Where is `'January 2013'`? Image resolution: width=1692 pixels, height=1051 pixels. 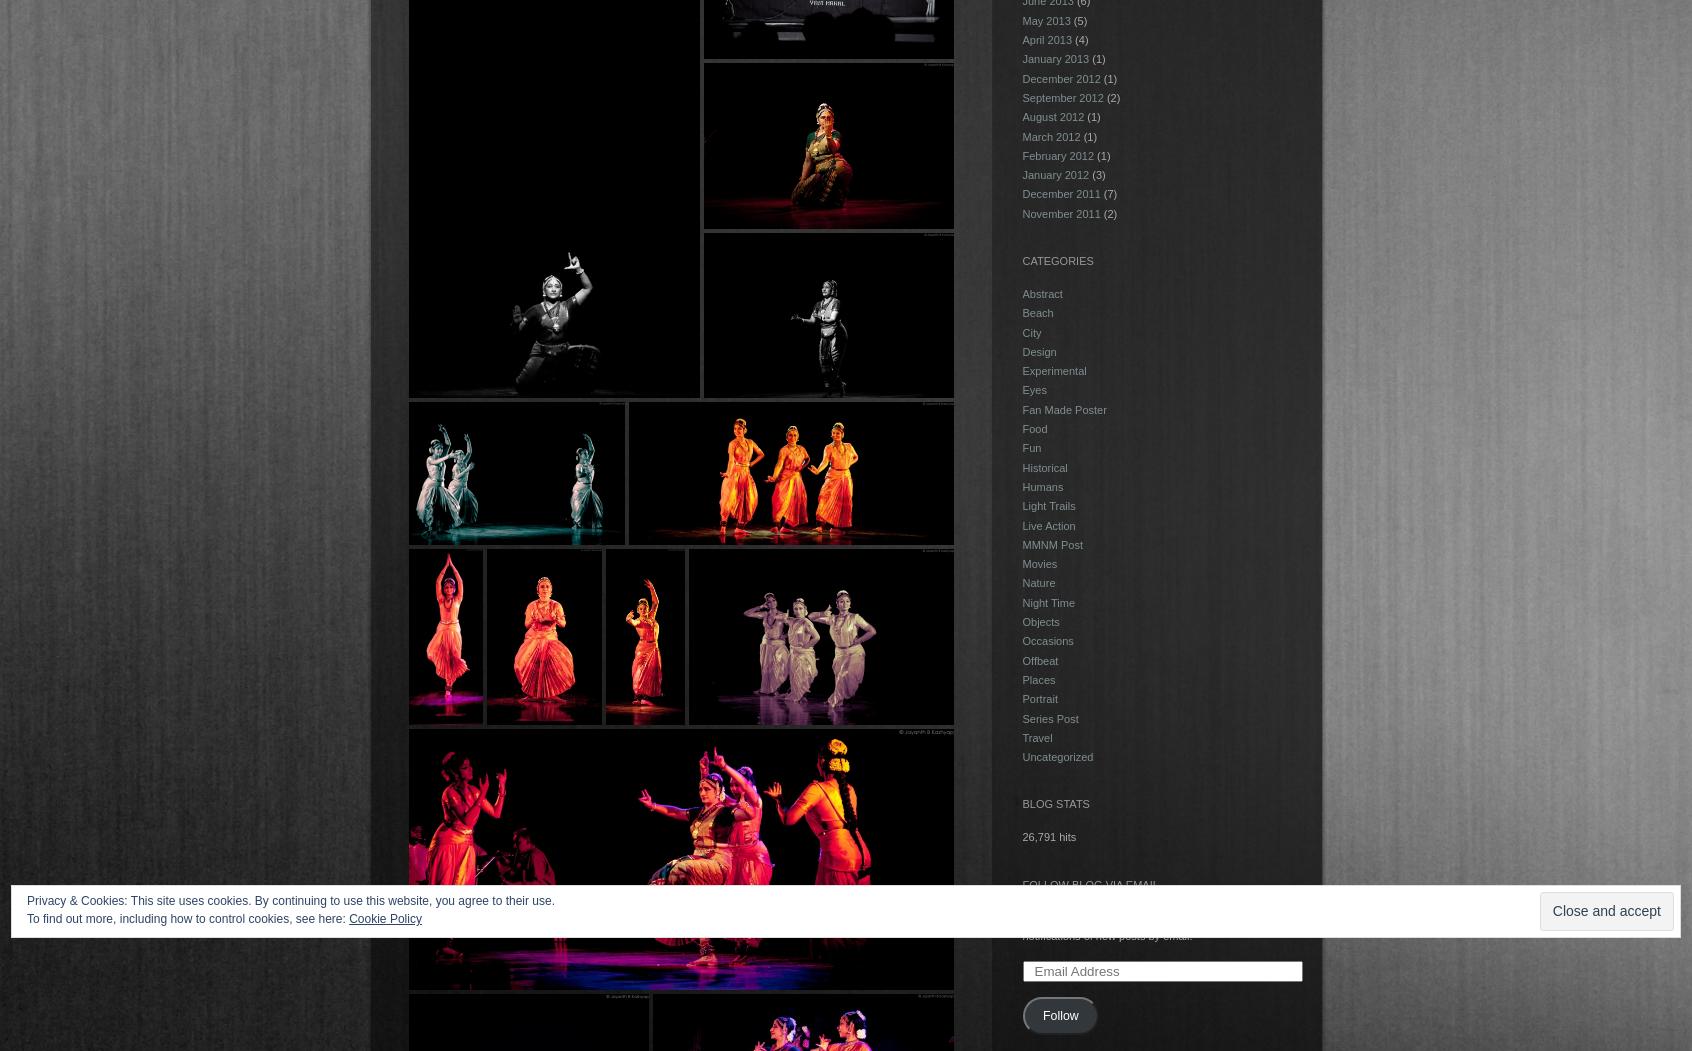
'January 2013' is located at coordinates (1054, 57).